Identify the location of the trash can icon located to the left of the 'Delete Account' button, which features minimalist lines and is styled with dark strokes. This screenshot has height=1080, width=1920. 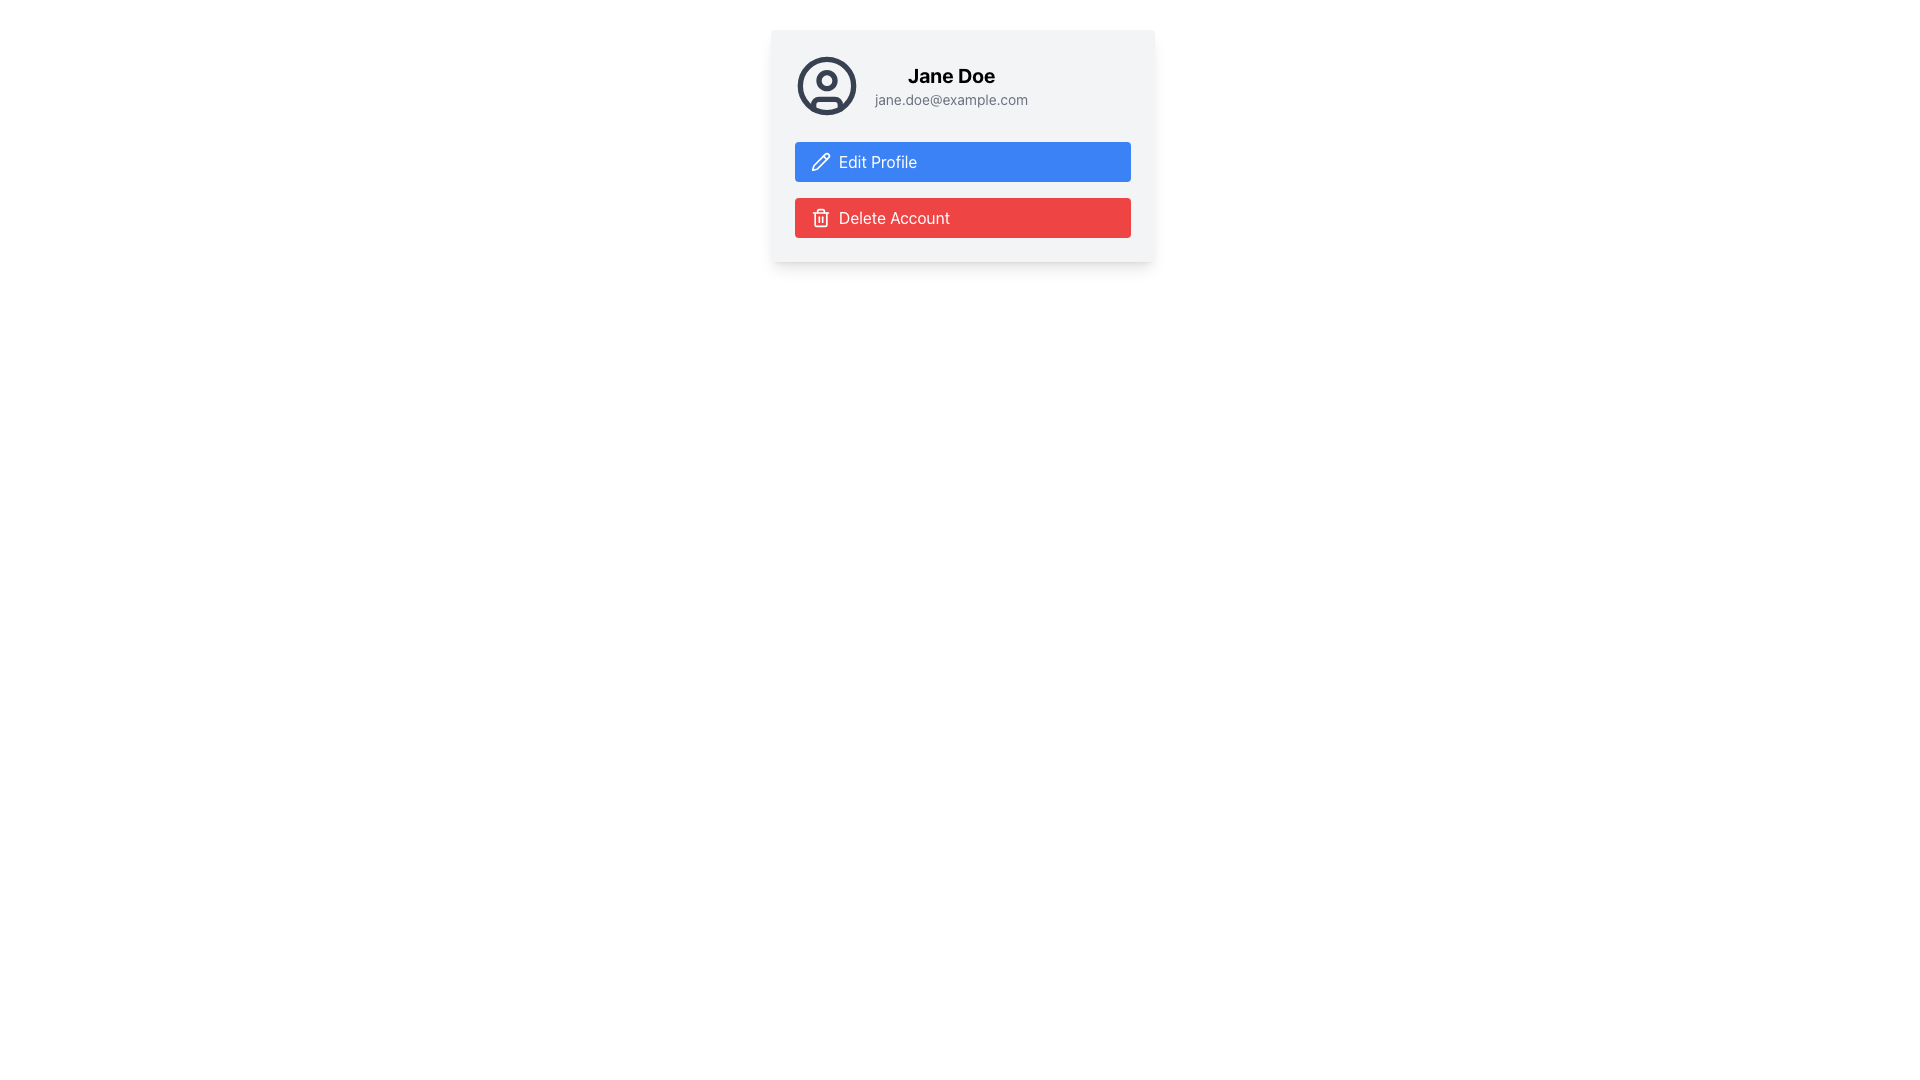
(820, 218).